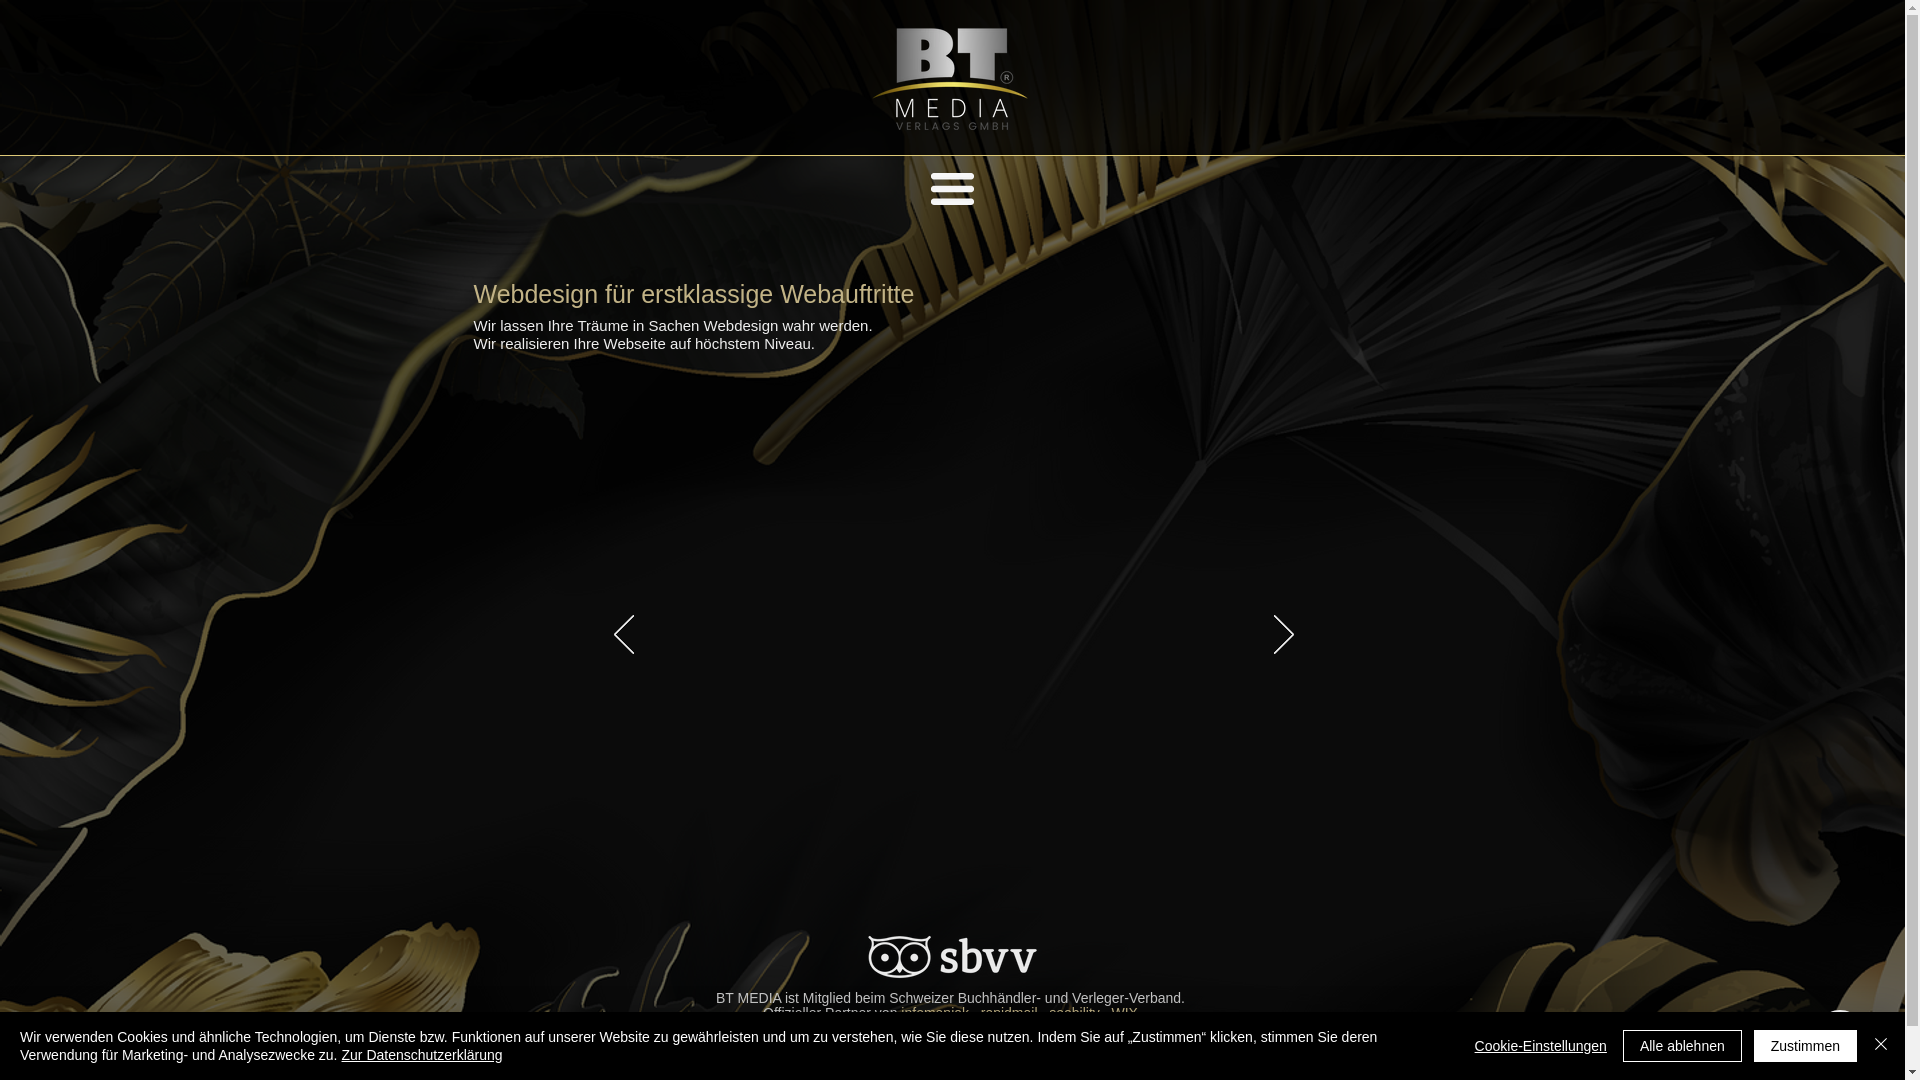 This screenshot has height=1080, width=1920. What do you see at coordinates (883, 1029) in the screenshot?
I see `'EOM'` at bounding box center [883, 1029].